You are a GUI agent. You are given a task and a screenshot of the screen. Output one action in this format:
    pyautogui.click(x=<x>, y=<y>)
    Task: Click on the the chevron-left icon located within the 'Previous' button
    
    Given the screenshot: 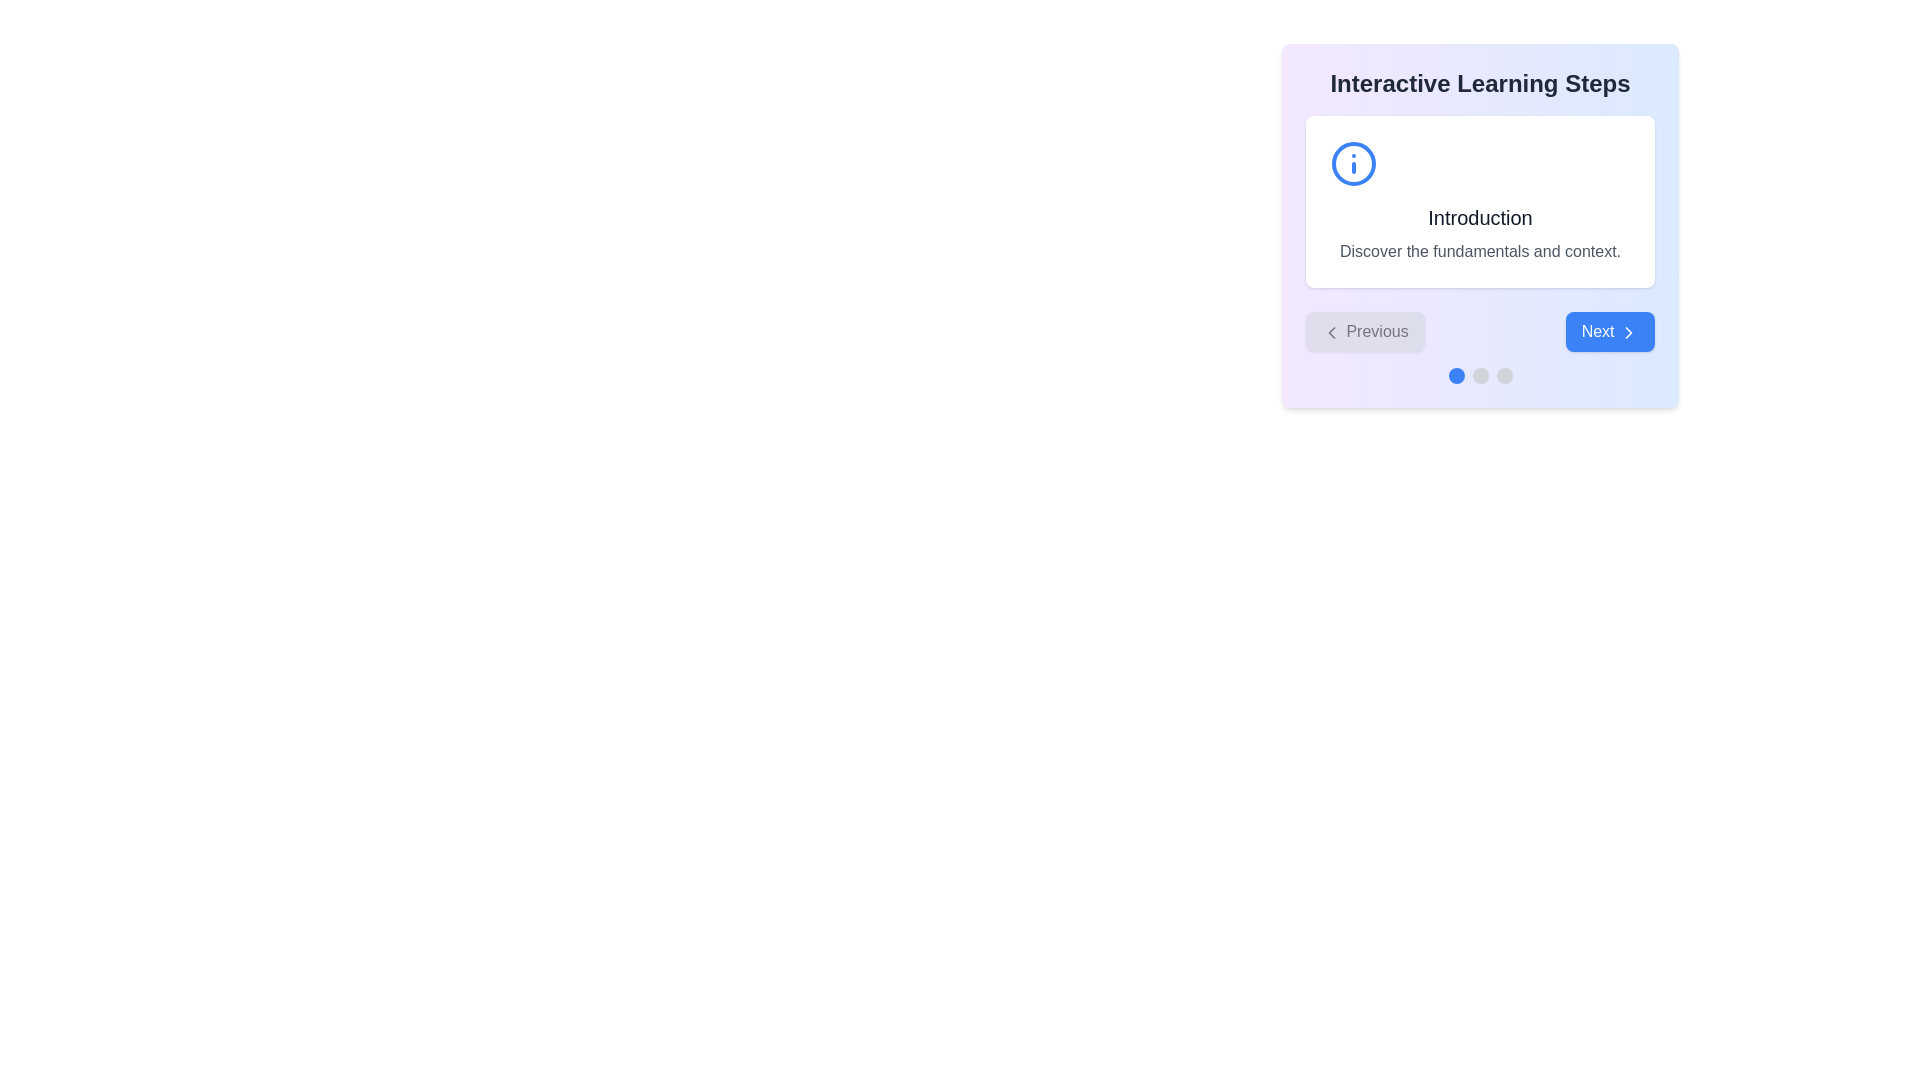 What is the action you would take?
    pyautogui.click(x=1331, y=330)
    